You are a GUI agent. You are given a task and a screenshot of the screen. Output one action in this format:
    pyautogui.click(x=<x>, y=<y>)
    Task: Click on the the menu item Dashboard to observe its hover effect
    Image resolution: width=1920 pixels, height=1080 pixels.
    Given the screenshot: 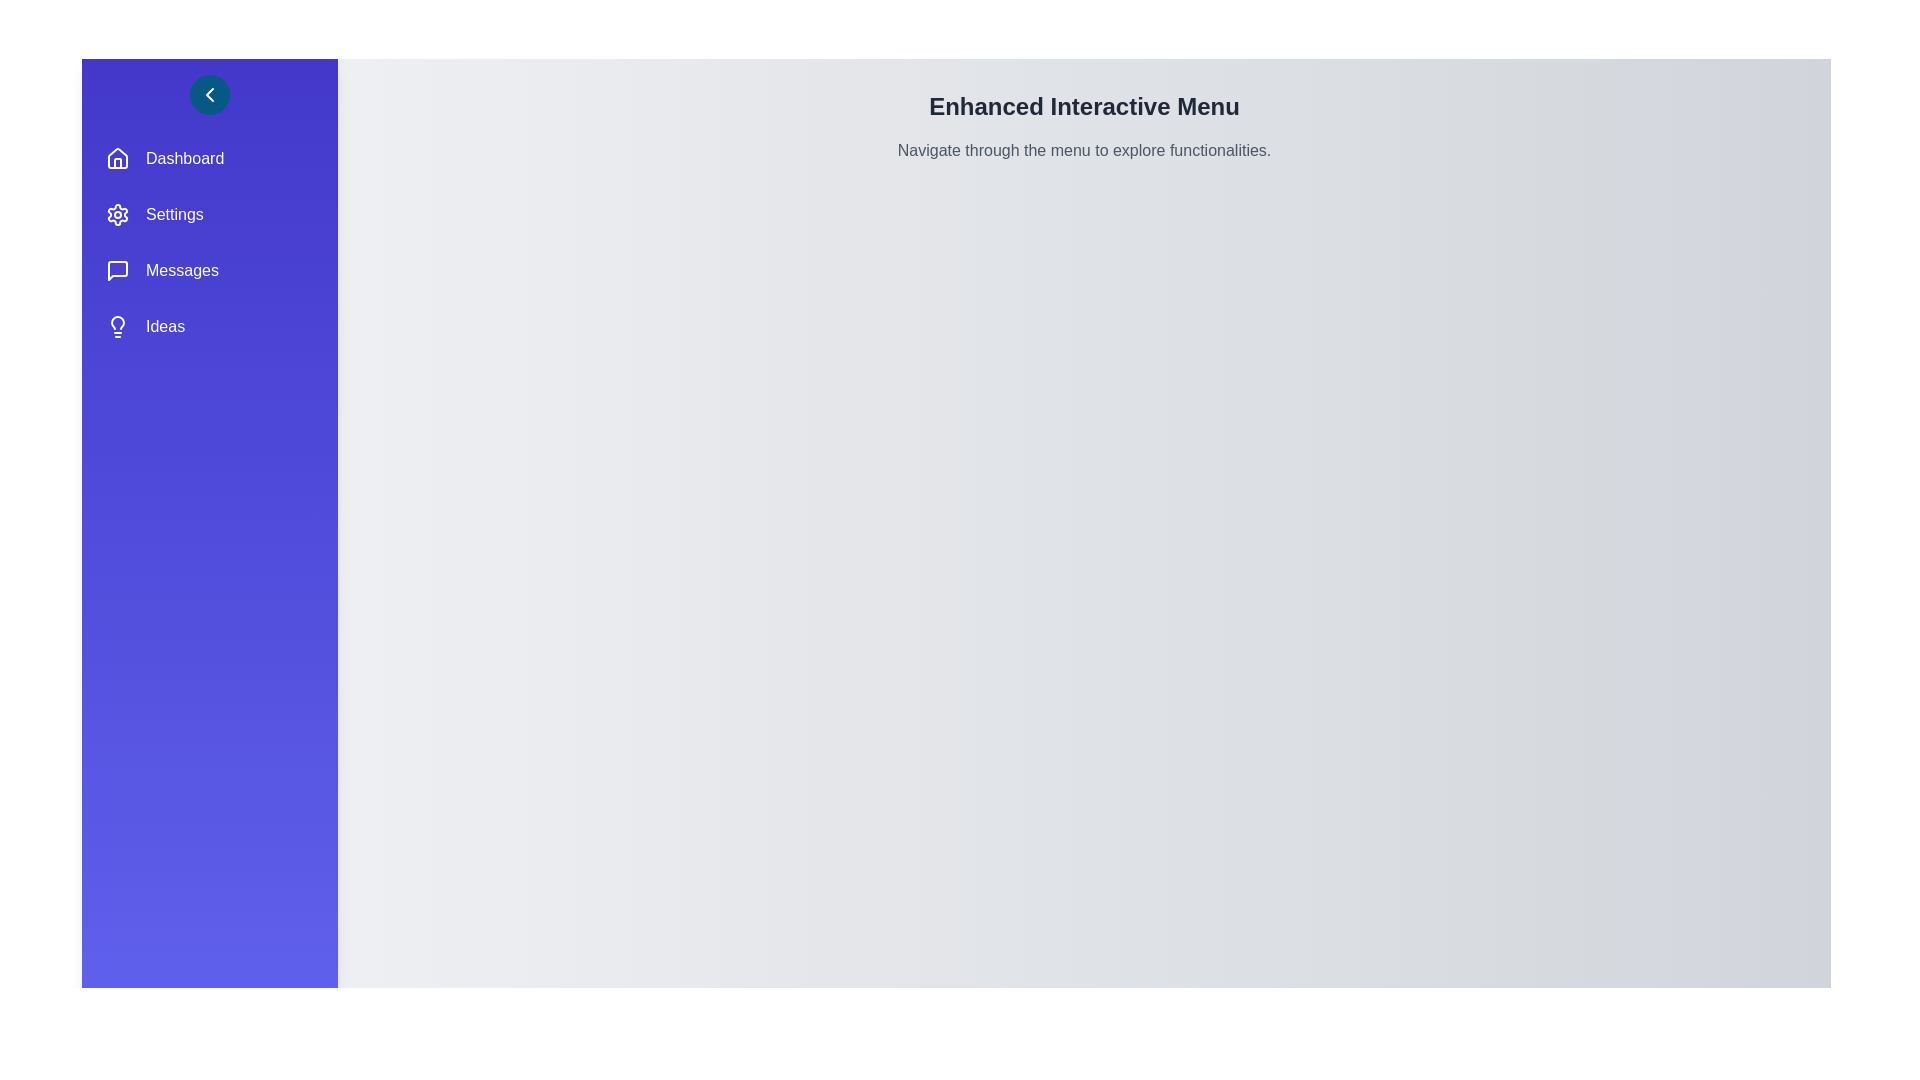 What is the action you would take?
    pyautogui.click(x=210, y=157)
    